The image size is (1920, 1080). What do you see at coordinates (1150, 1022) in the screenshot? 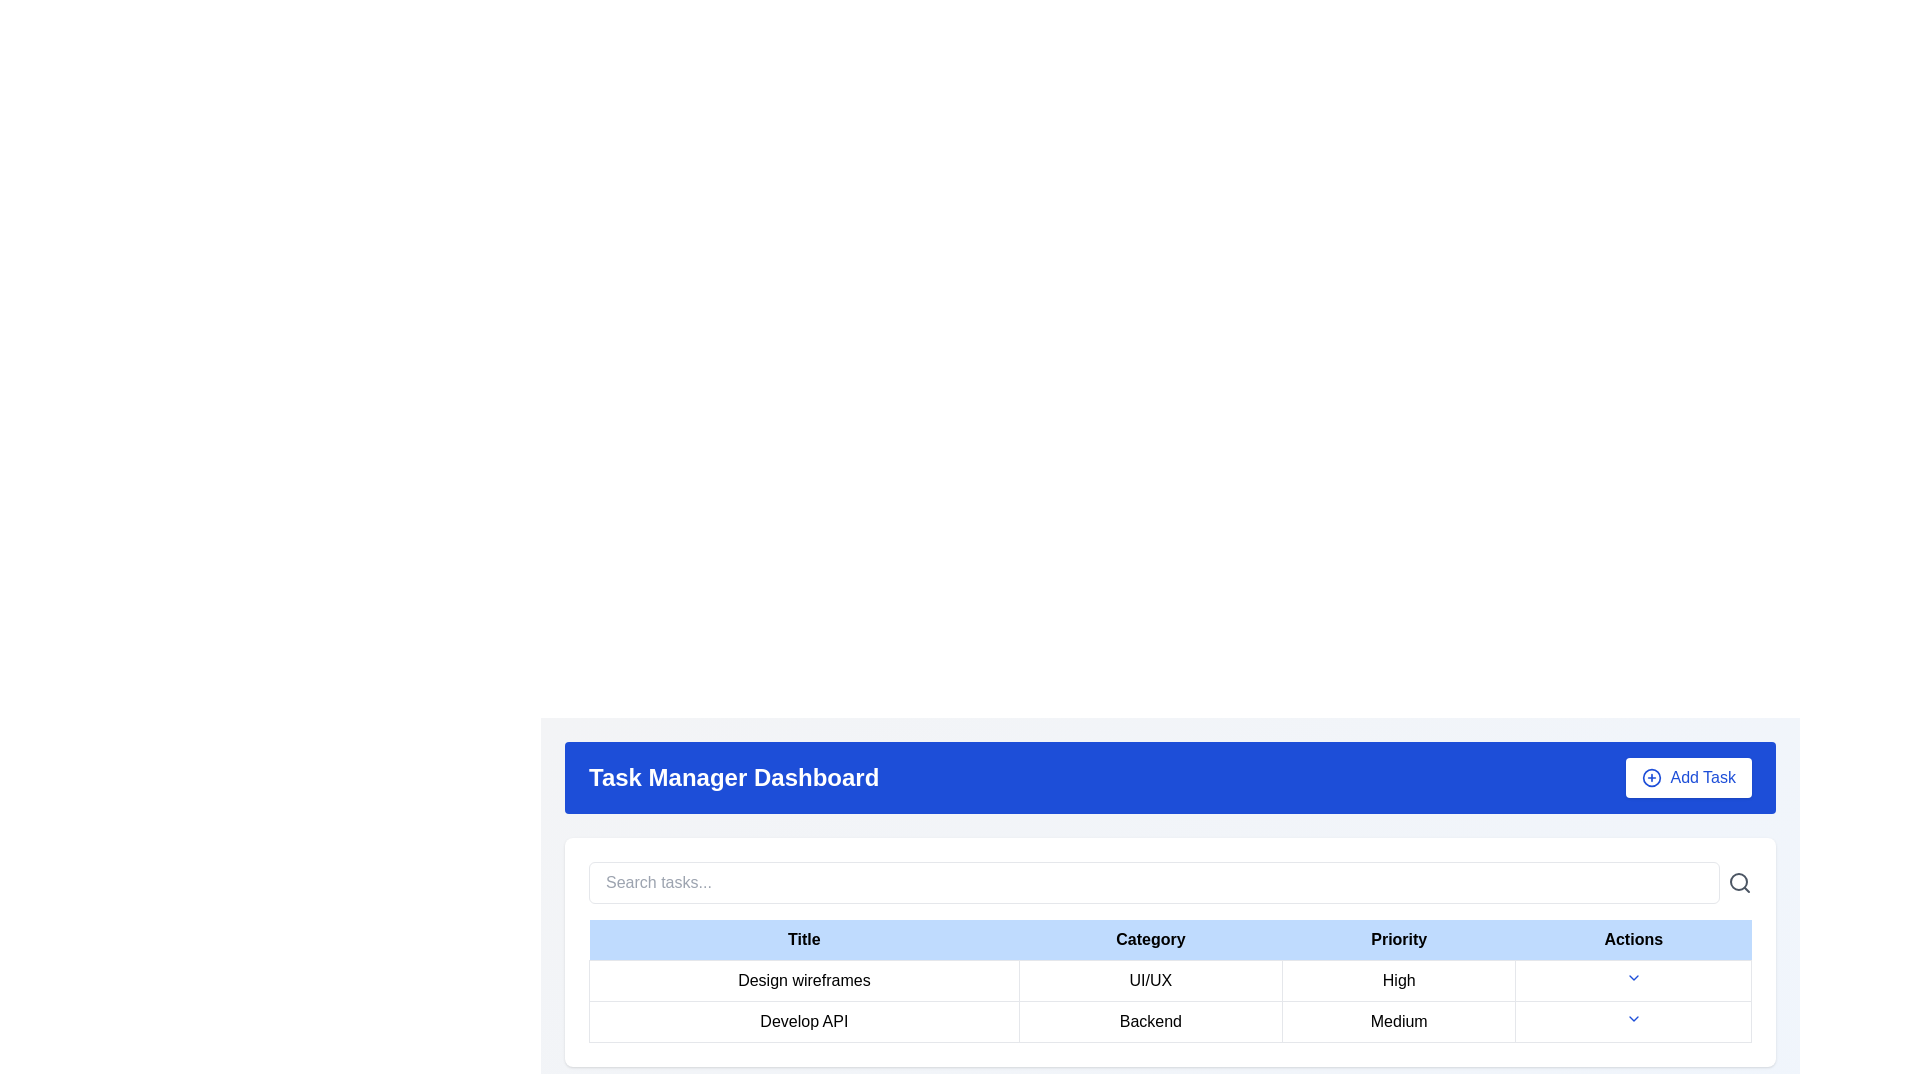
I see `the table cell containing the category descriptor for the task 'Develop API'` at bounding box center [1150, 1022].